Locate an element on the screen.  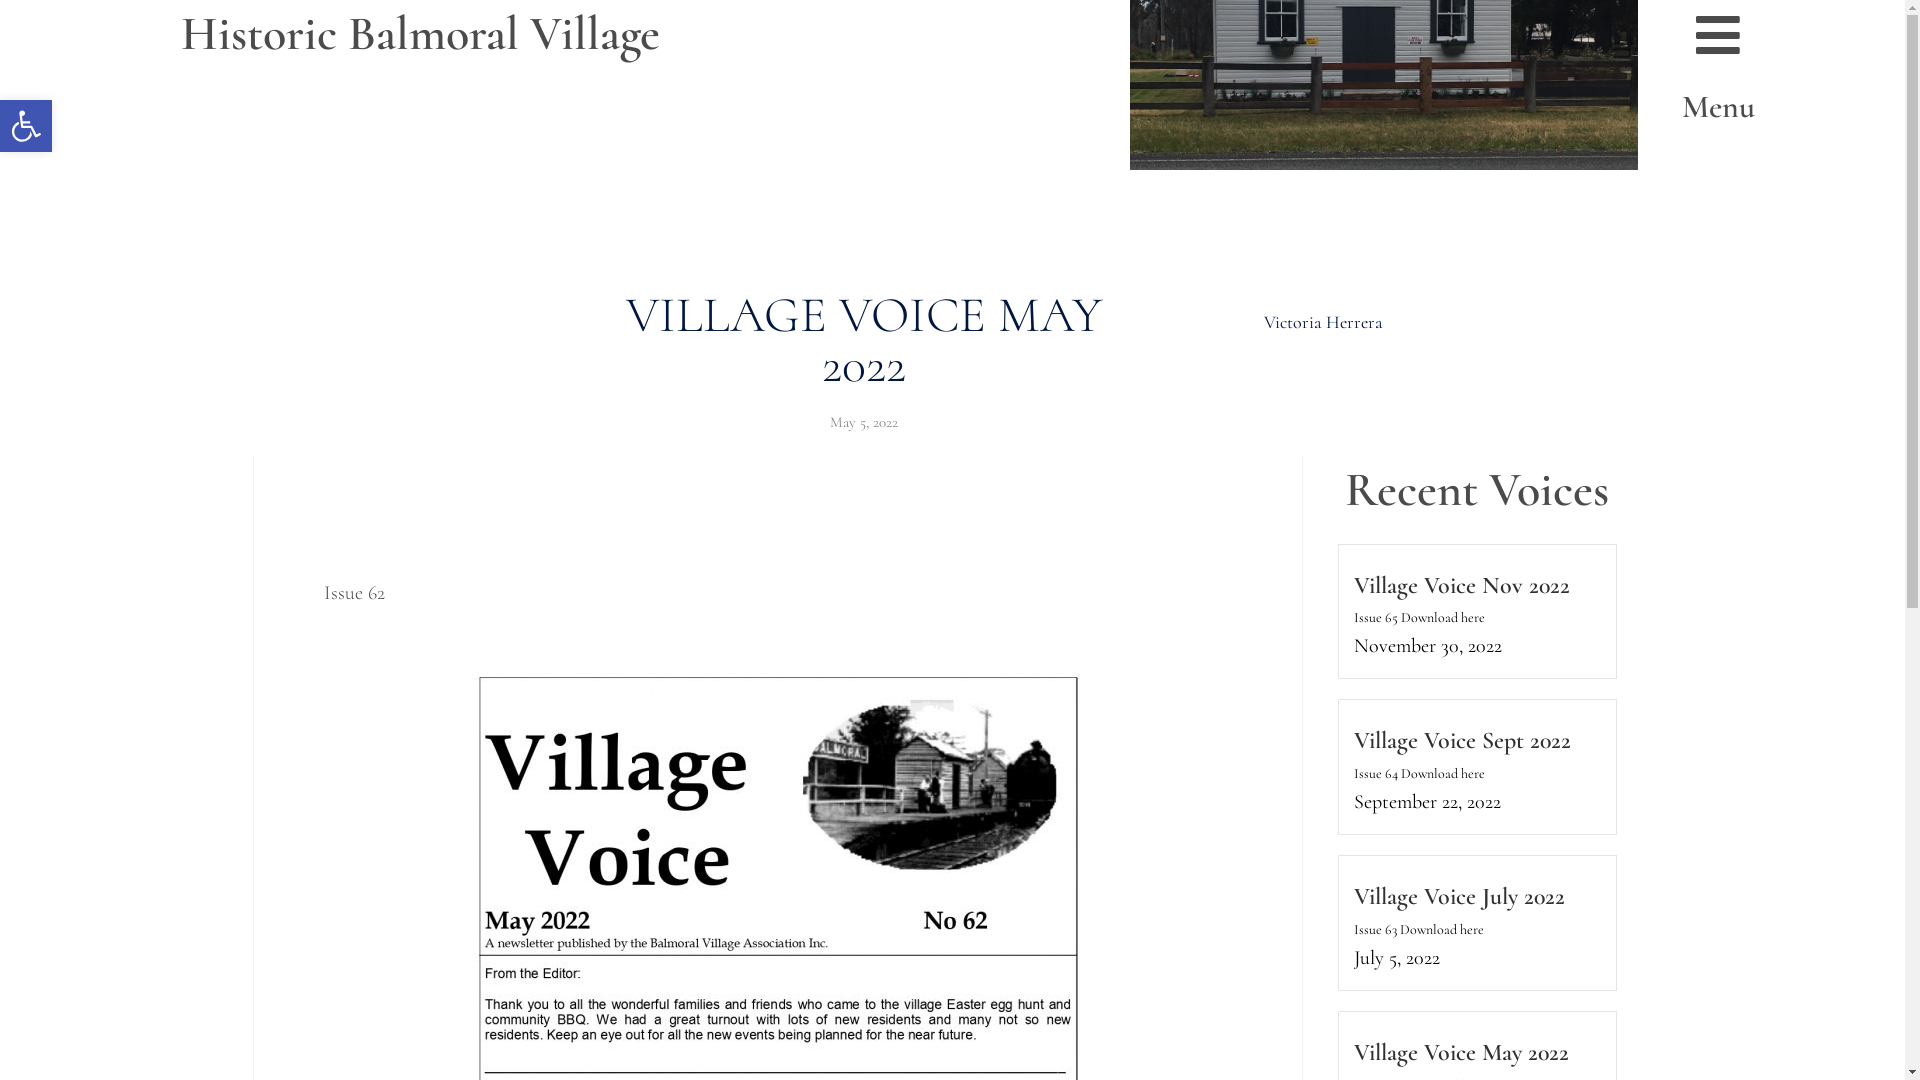
'Village Voice Sept 2022' is located at coordinates (1353, 740).